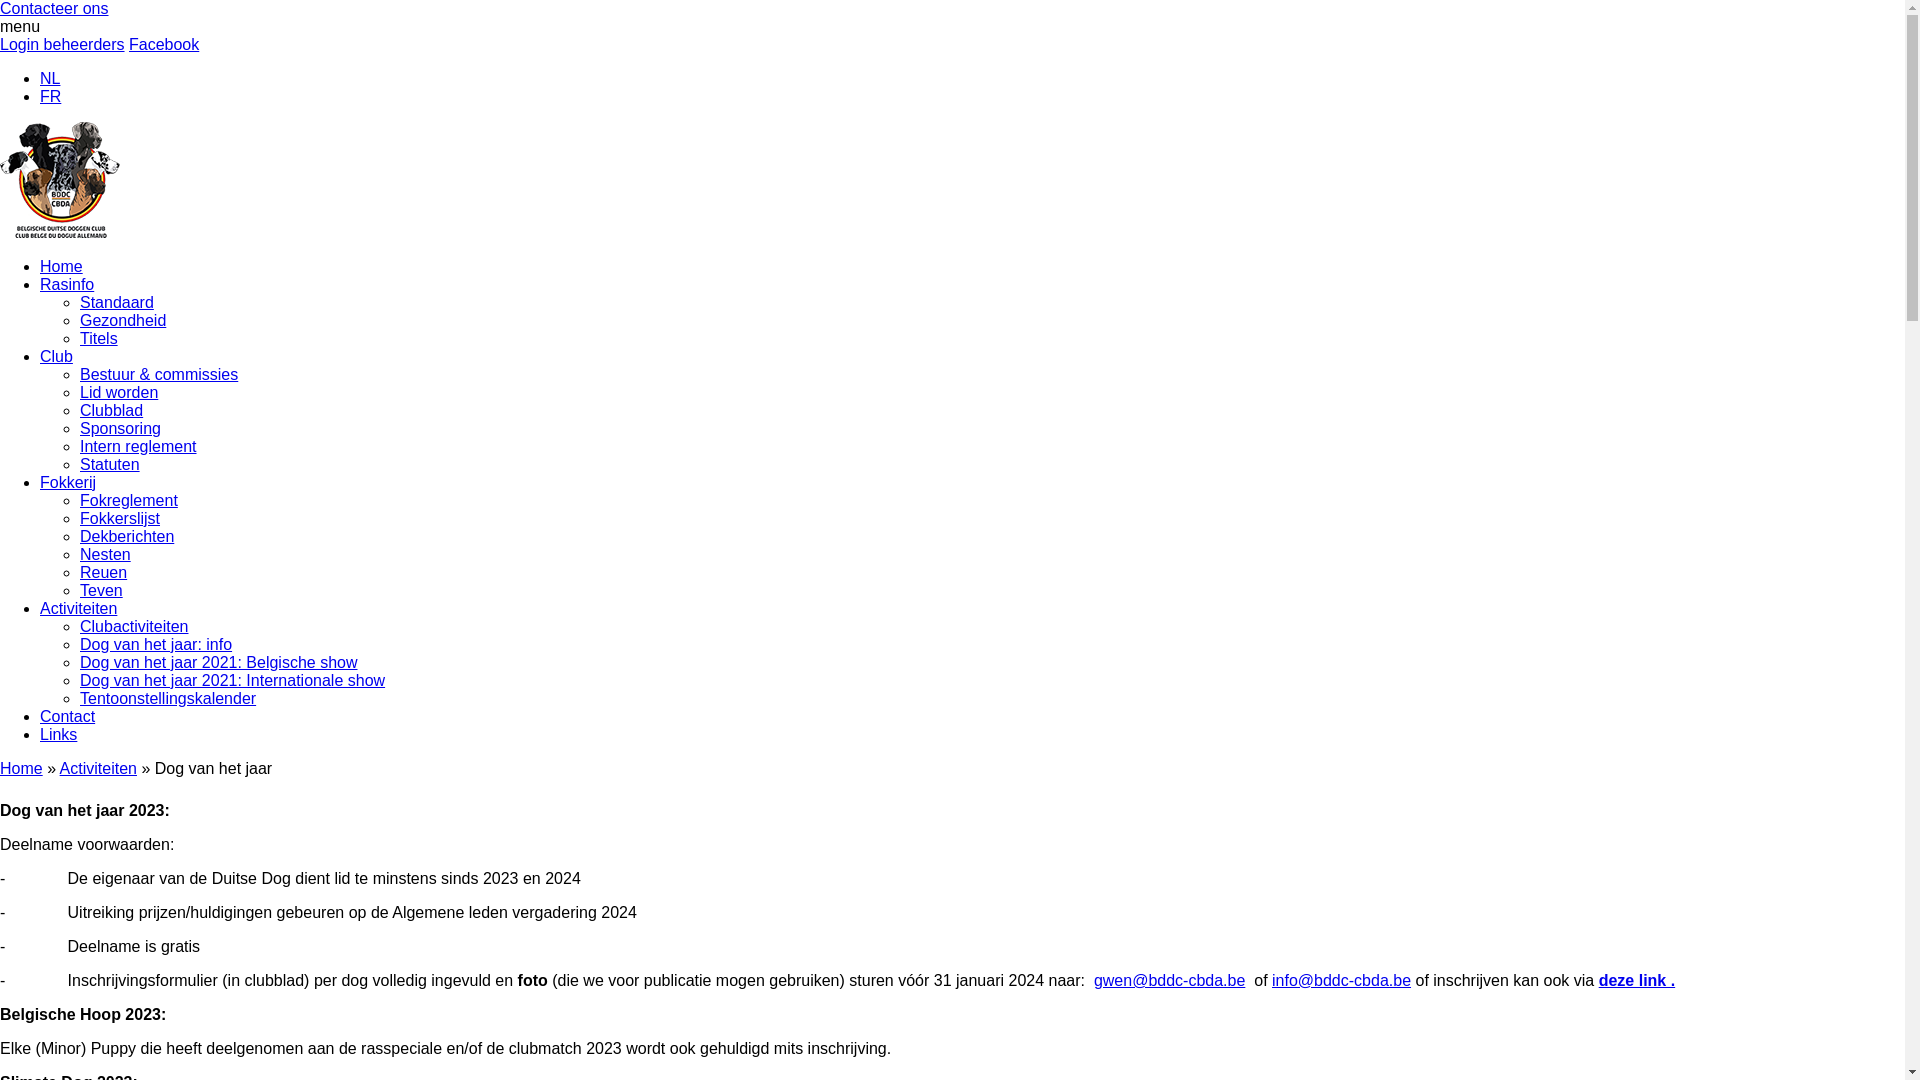 This screenshot has height=1080, width=1920. Describe the element at coordinates (102, 572) in the screenshot. I see `'Reuen'` at that location.